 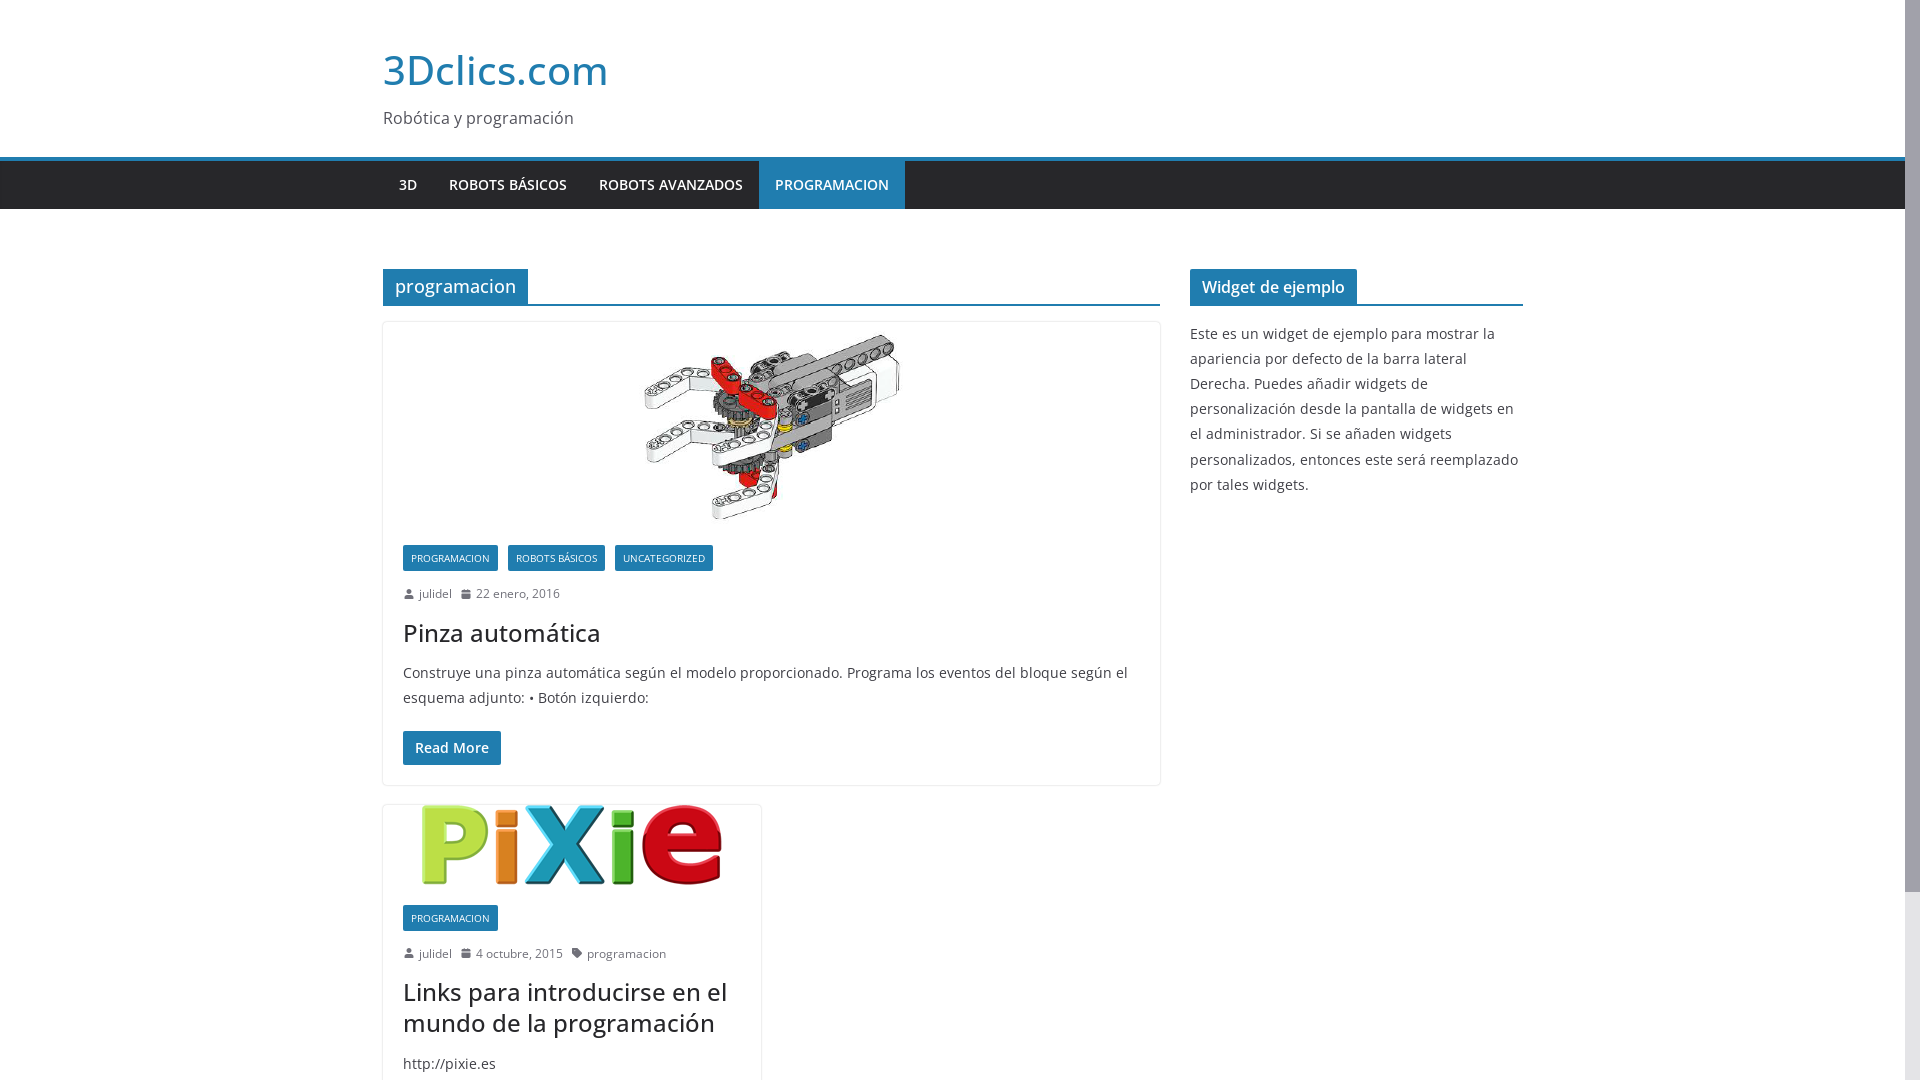 What do you see at coordinates (670, 185) in the screenshot?
I see `'ROBOTS AVANZADOS'` at bounding box center [670, 185].